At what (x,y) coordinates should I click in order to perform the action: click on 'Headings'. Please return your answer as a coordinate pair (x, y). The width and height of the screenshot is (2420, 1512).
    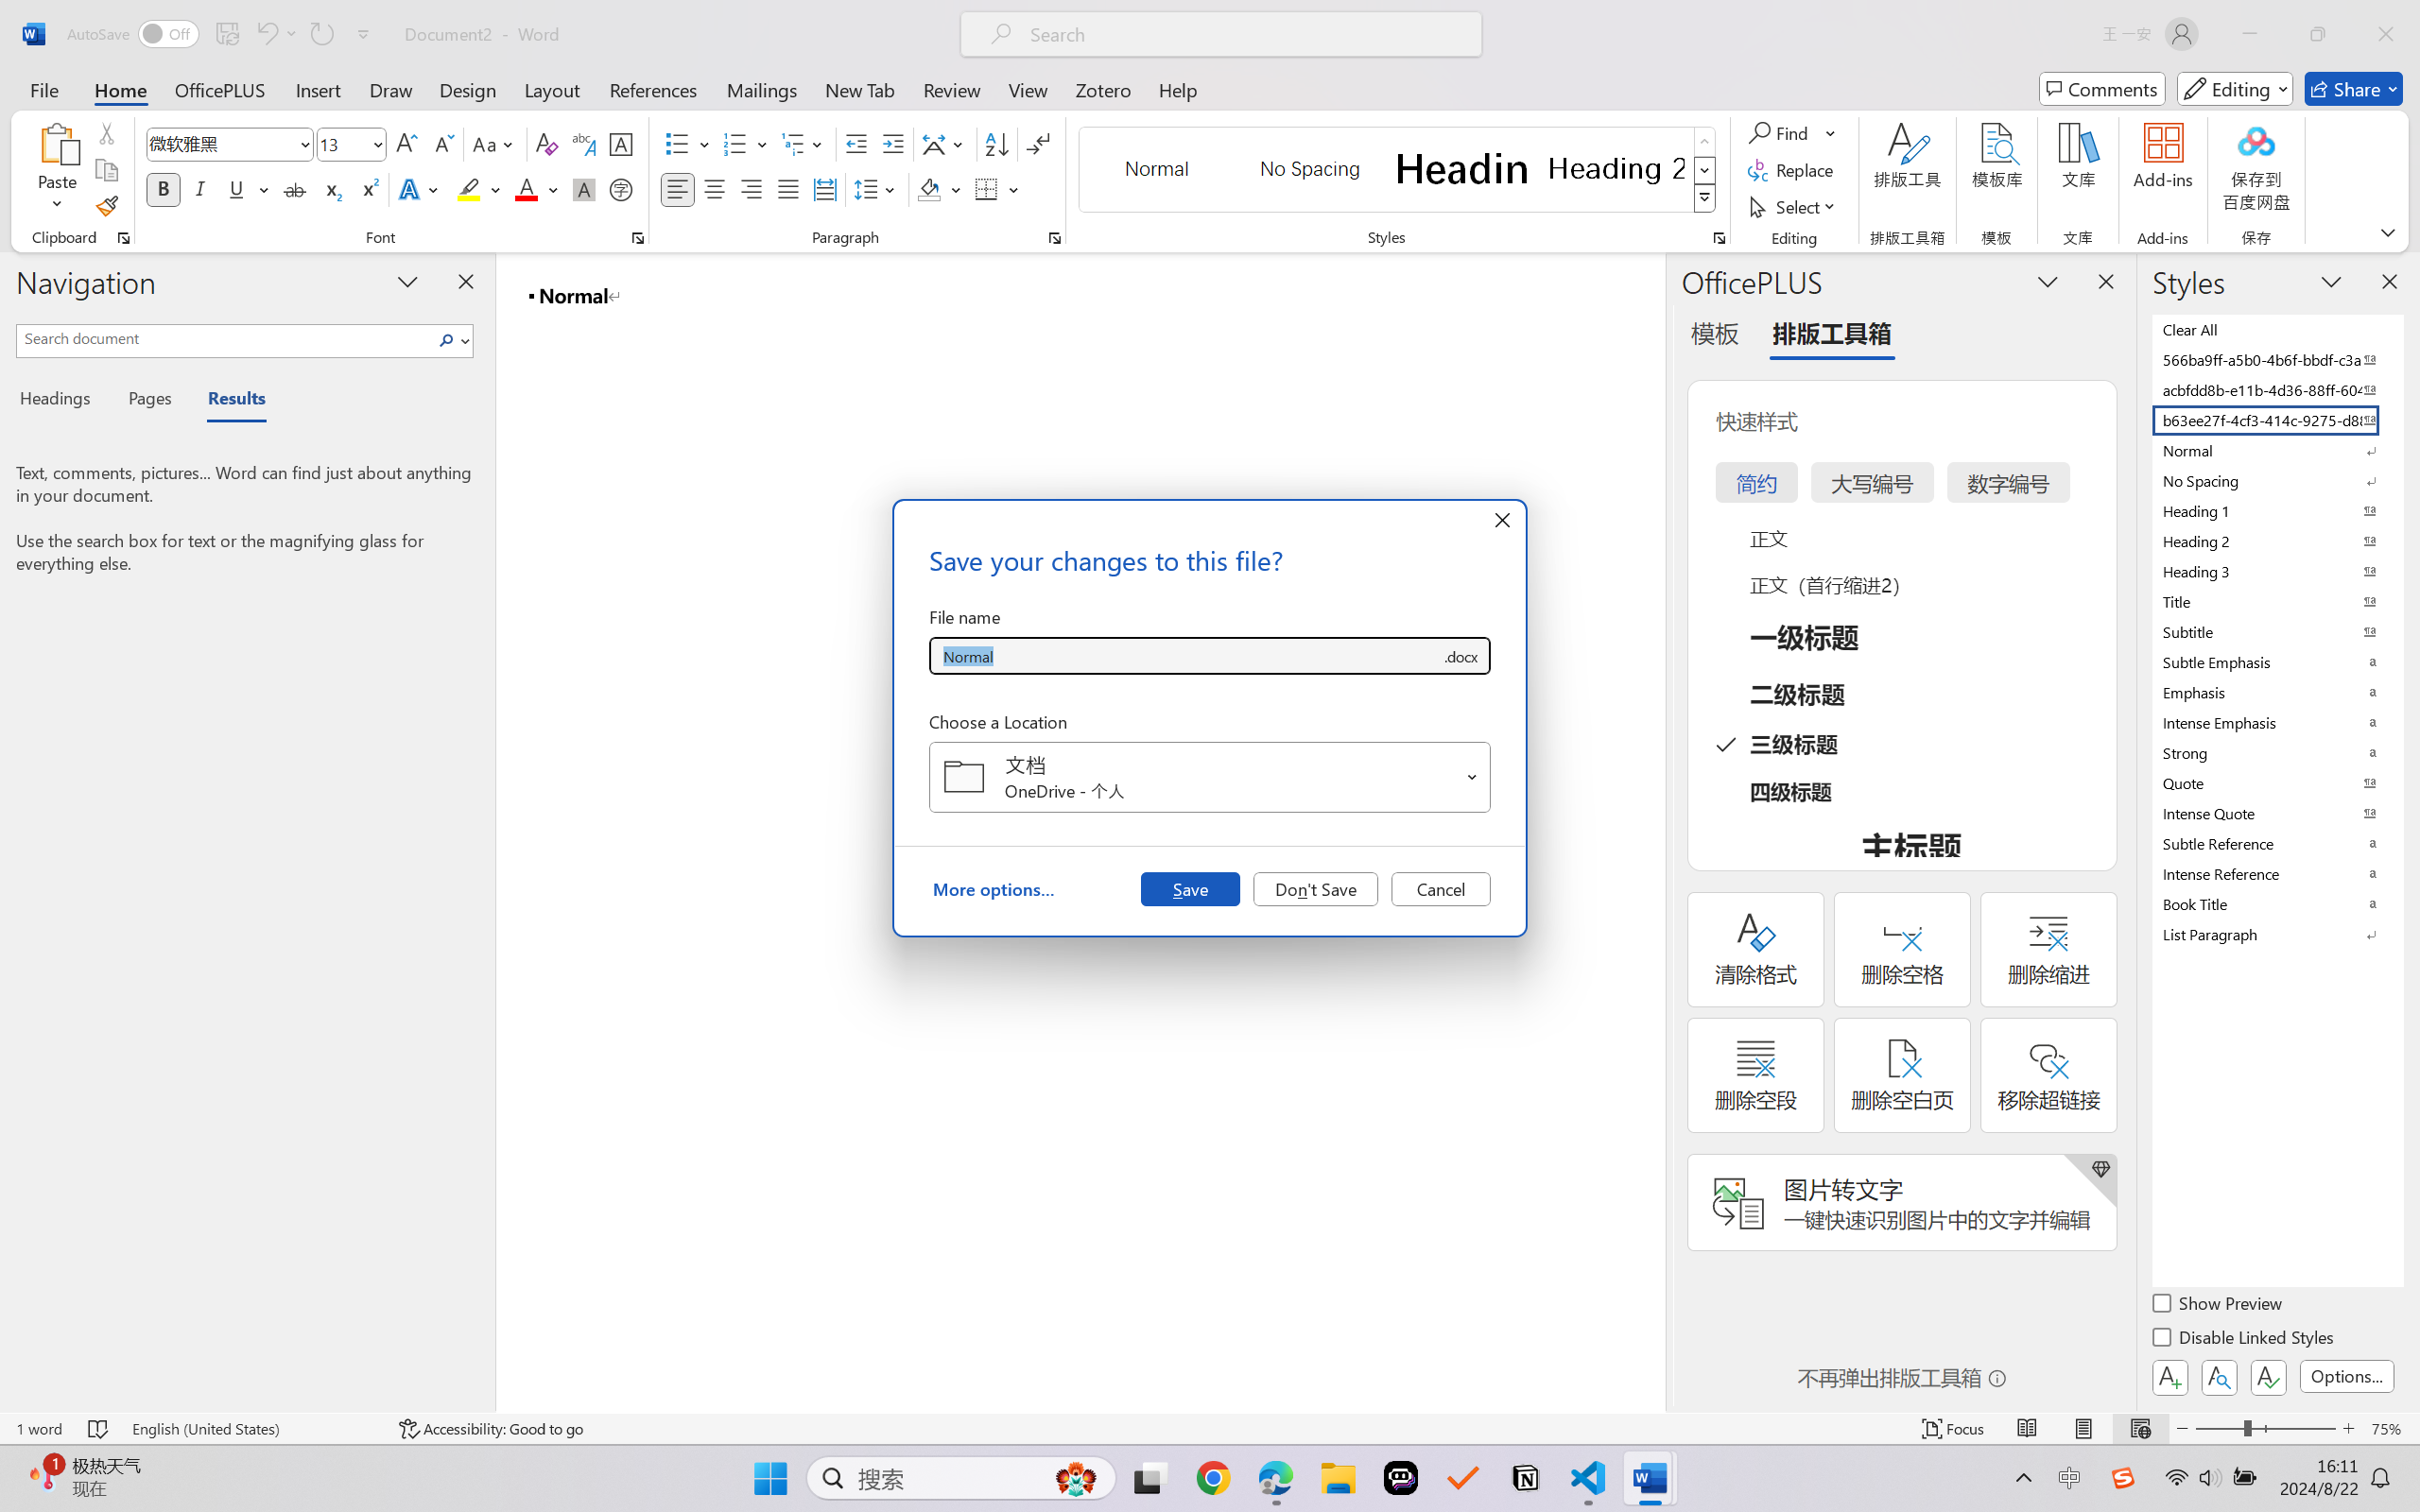
    Looking at the image, I should click on (61, 401).